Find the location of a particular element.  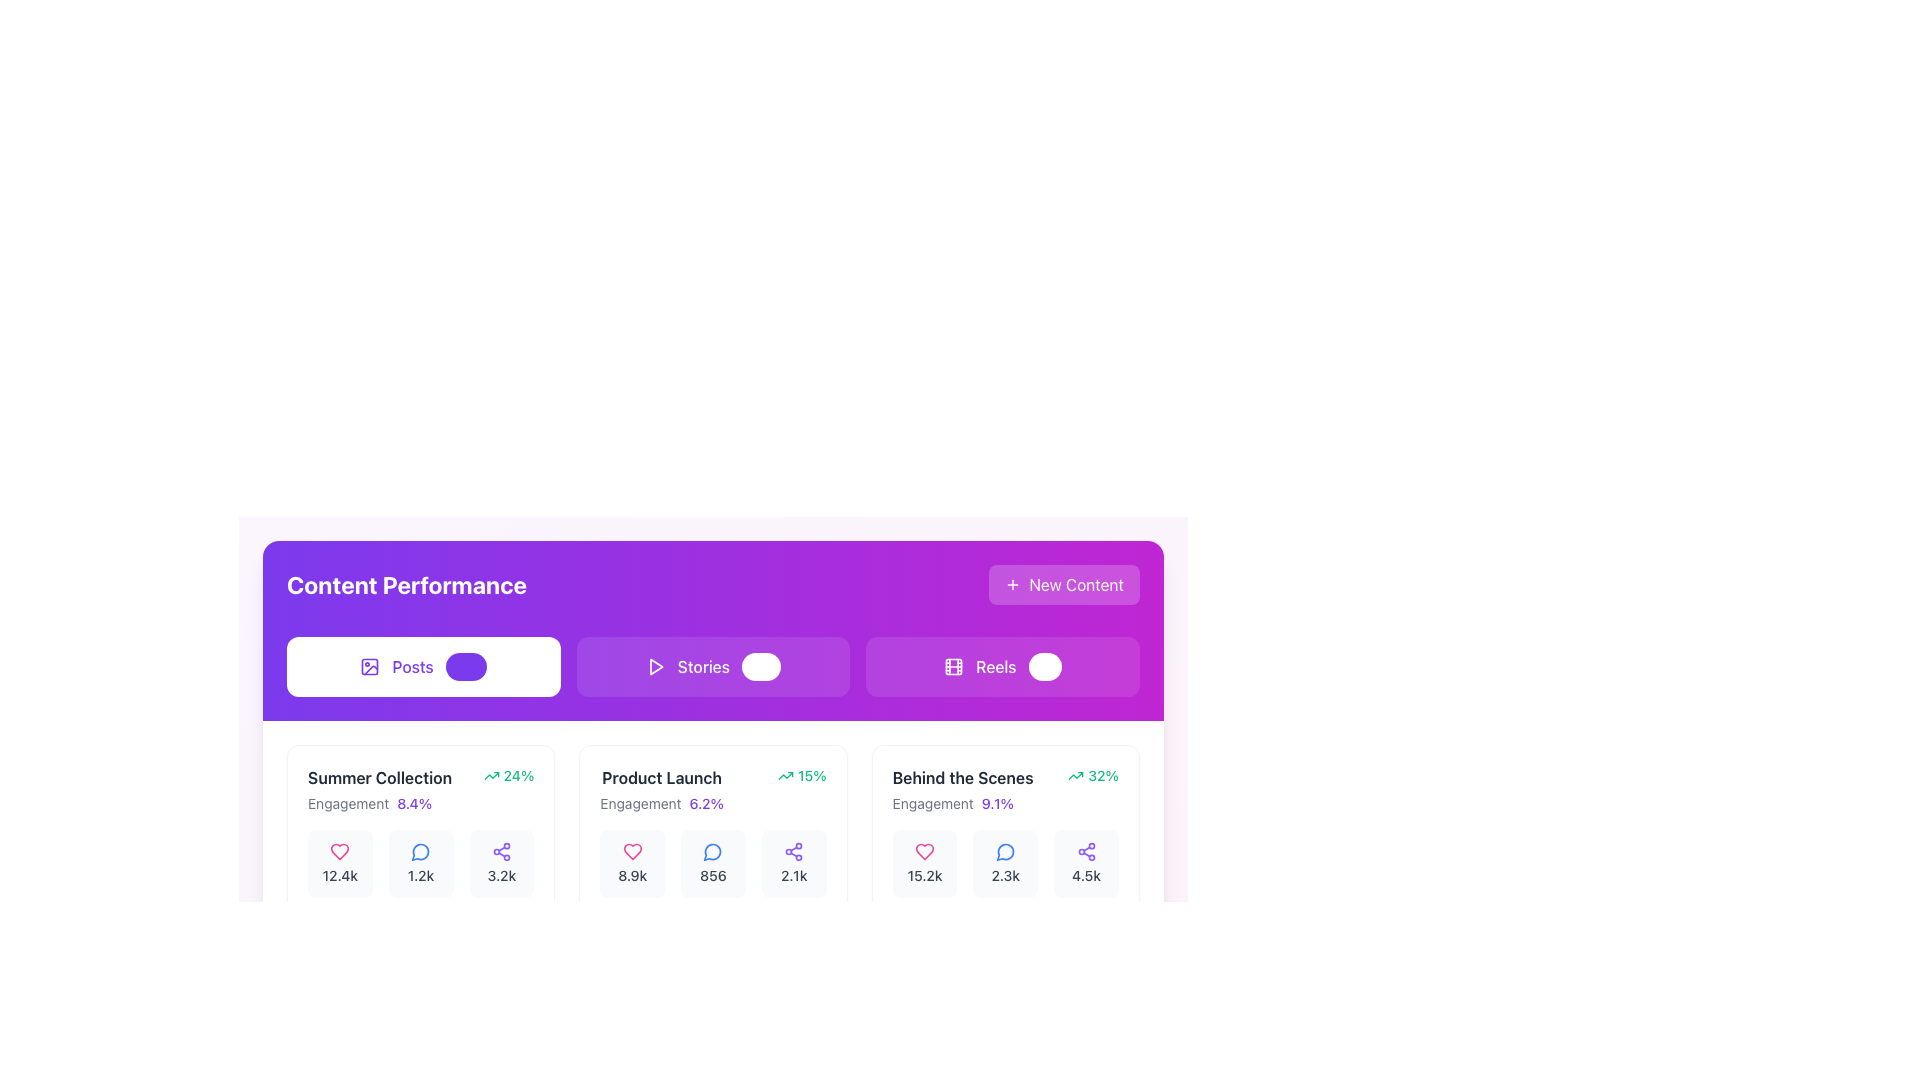

the 'Stories' button located in the middle of the 'Content Performance' section to filter the displayed content is located at coordinates (713, 667).